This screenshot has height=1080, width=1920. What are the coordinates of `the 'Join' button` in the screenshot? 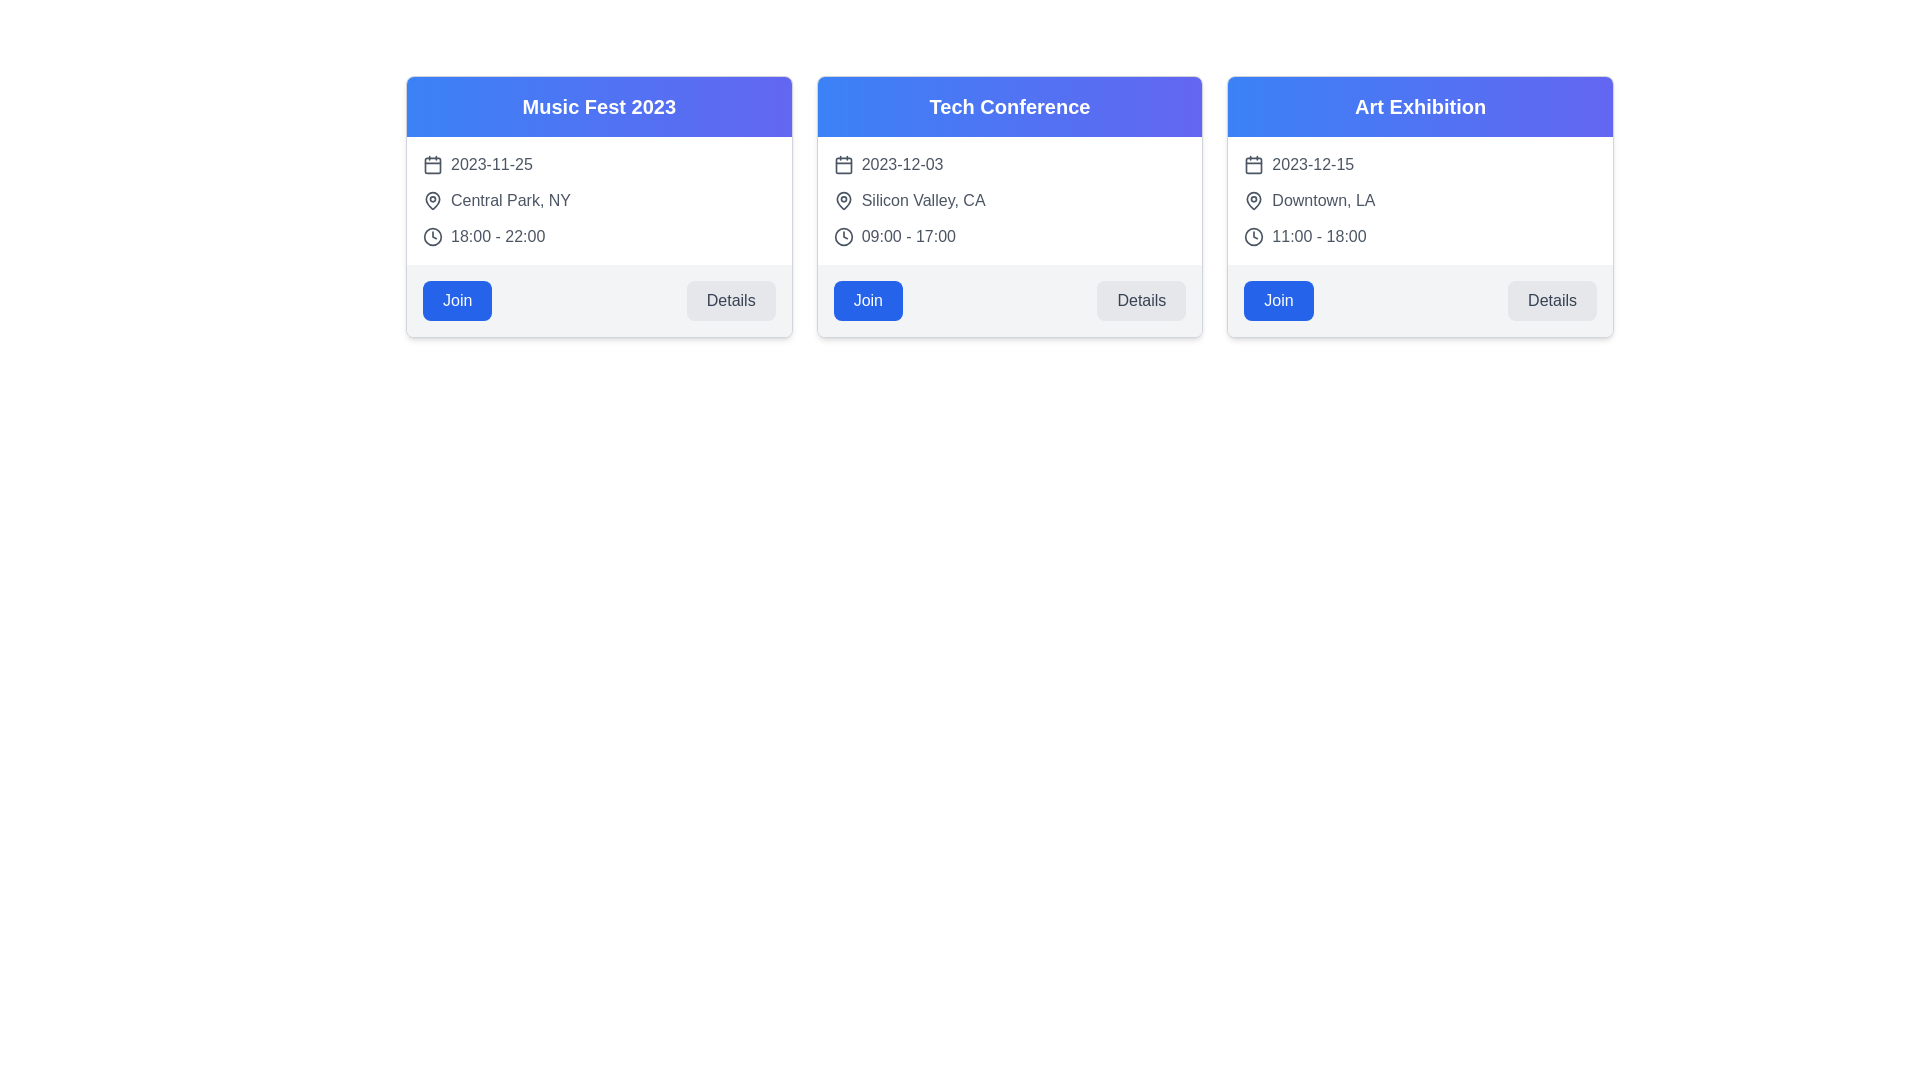 It's located at (1278, 300).